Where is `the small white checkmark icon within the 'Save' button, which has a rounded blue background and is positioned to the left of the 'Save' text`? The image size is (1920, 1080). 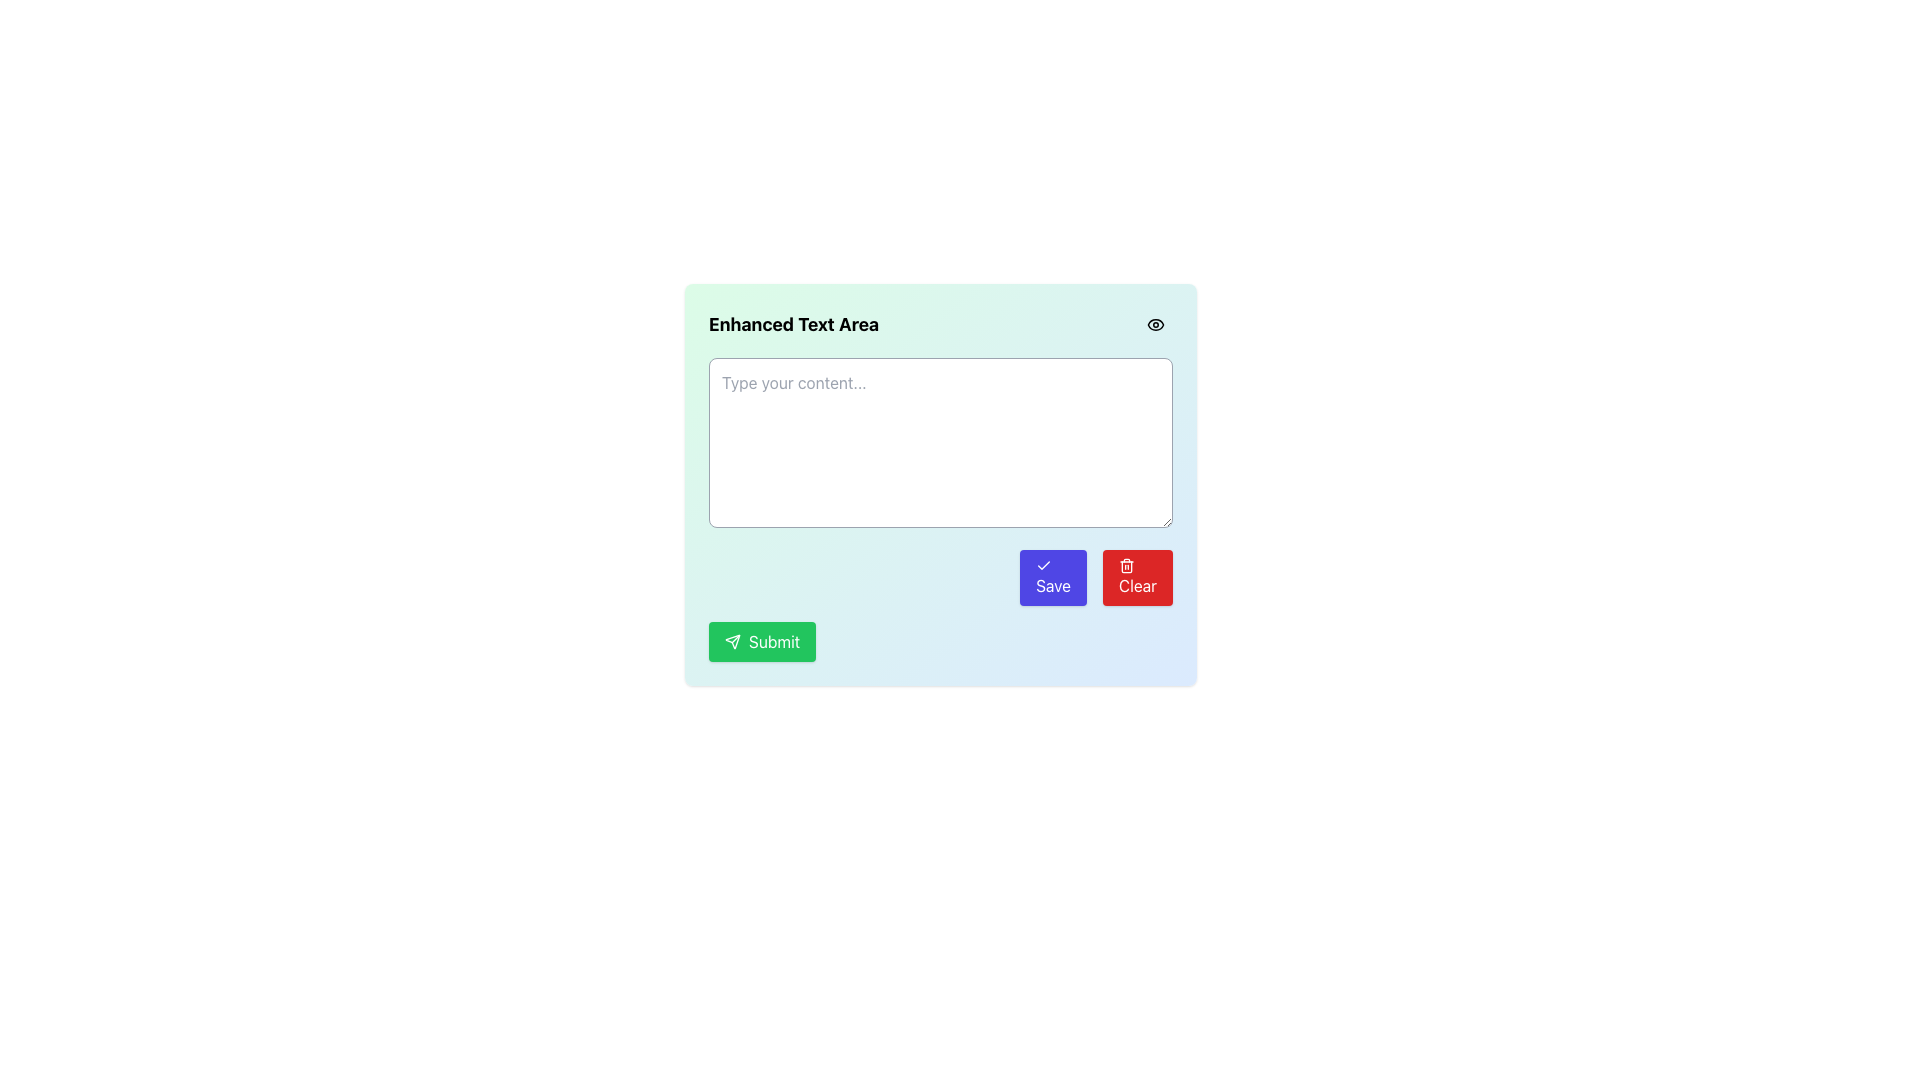 the small white checkmark icon within the 'Save' button, which has a rounded blue background and is positioned to the left of the 'Save' text is located at coordinates (1043, 566).